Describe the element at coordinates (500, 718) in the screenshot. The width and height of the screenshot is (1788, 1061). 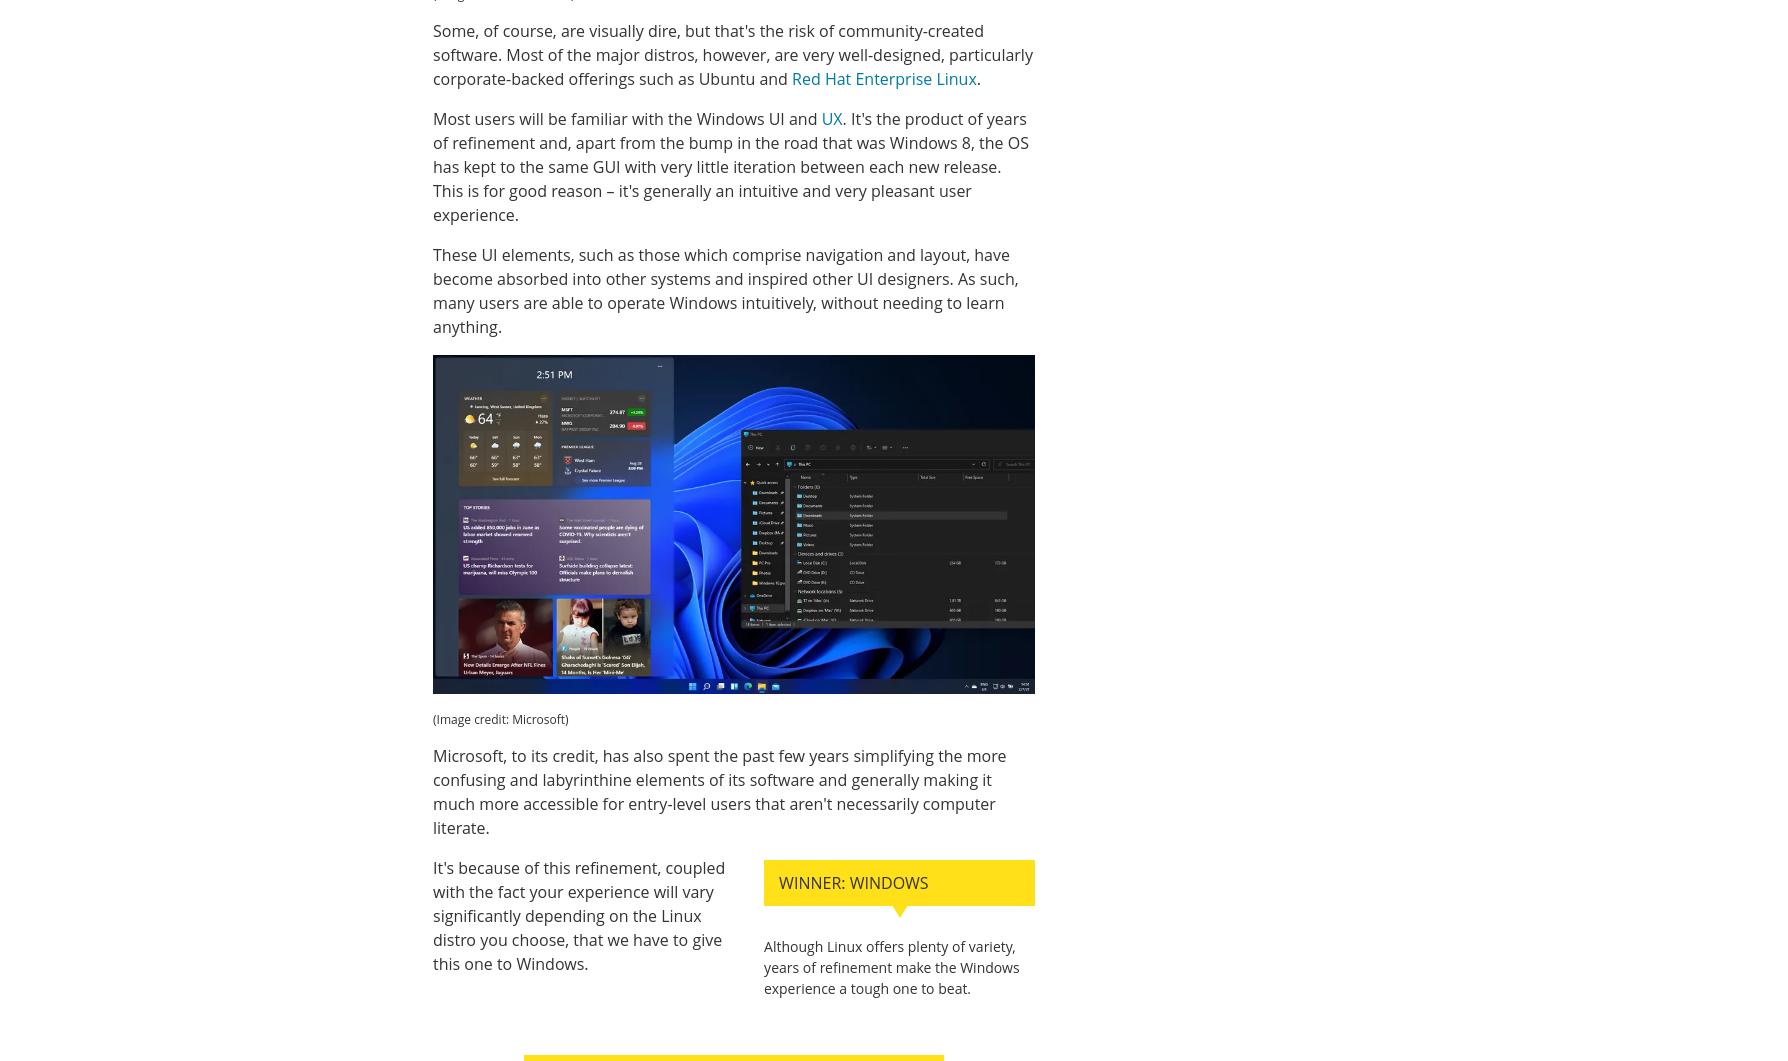
I see `'(Image credit: Microsoft)'` at that location.